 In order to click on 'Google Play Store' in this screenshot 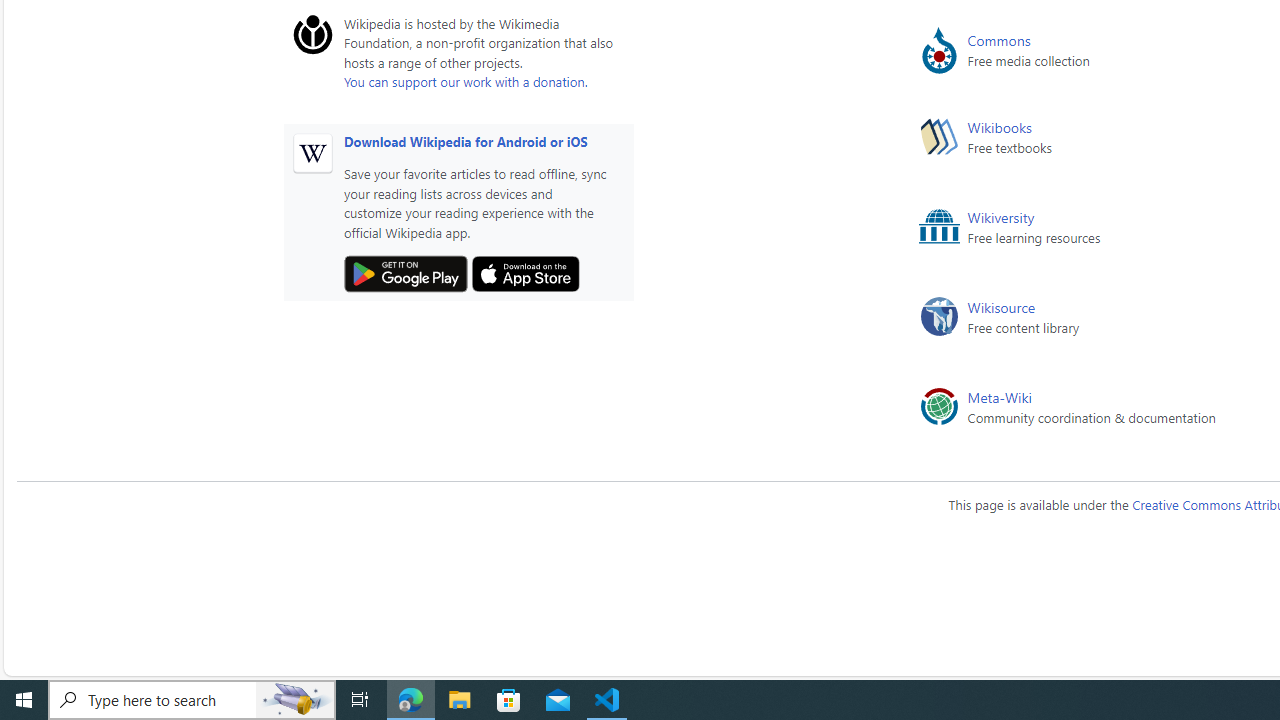, I will do `click(404, 274)`.